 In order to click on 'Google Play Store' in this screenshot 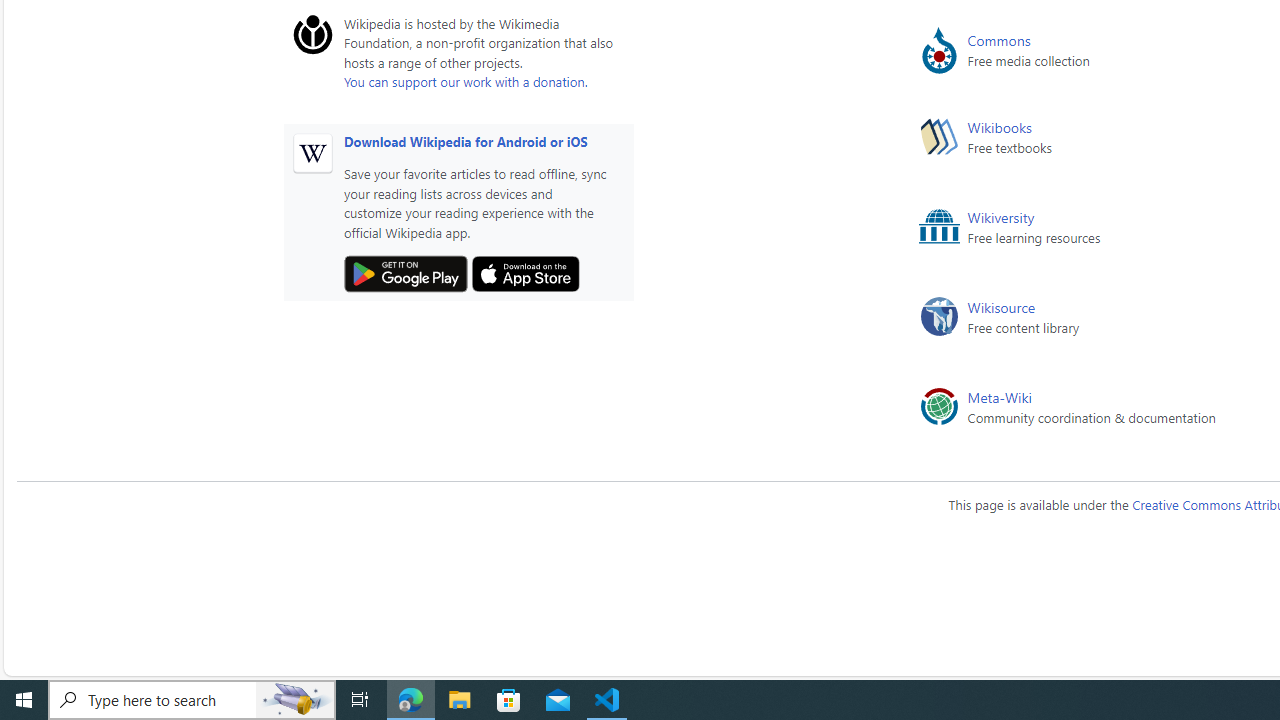, I will do `click(404, 274)`.